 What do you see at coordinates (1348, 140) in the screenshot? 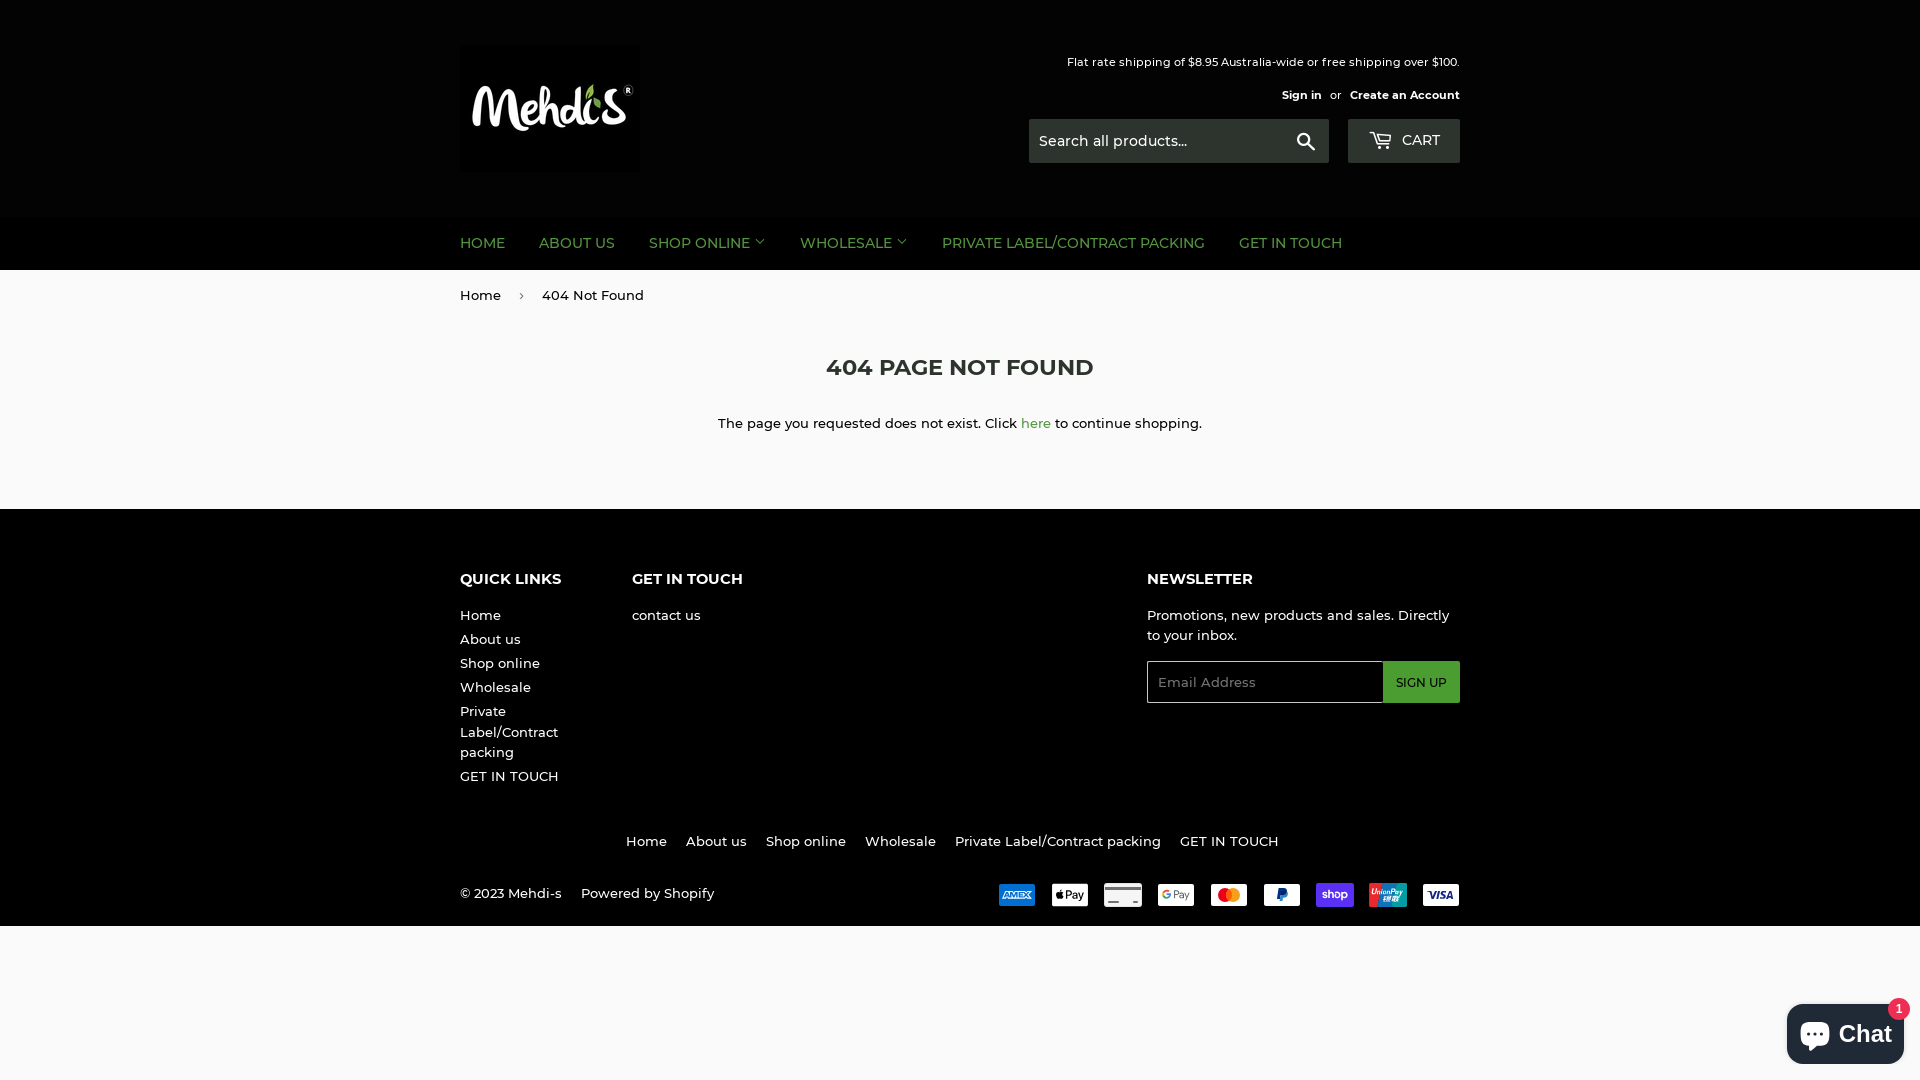
I see `'CART'` at bounding box center [1348, 140].